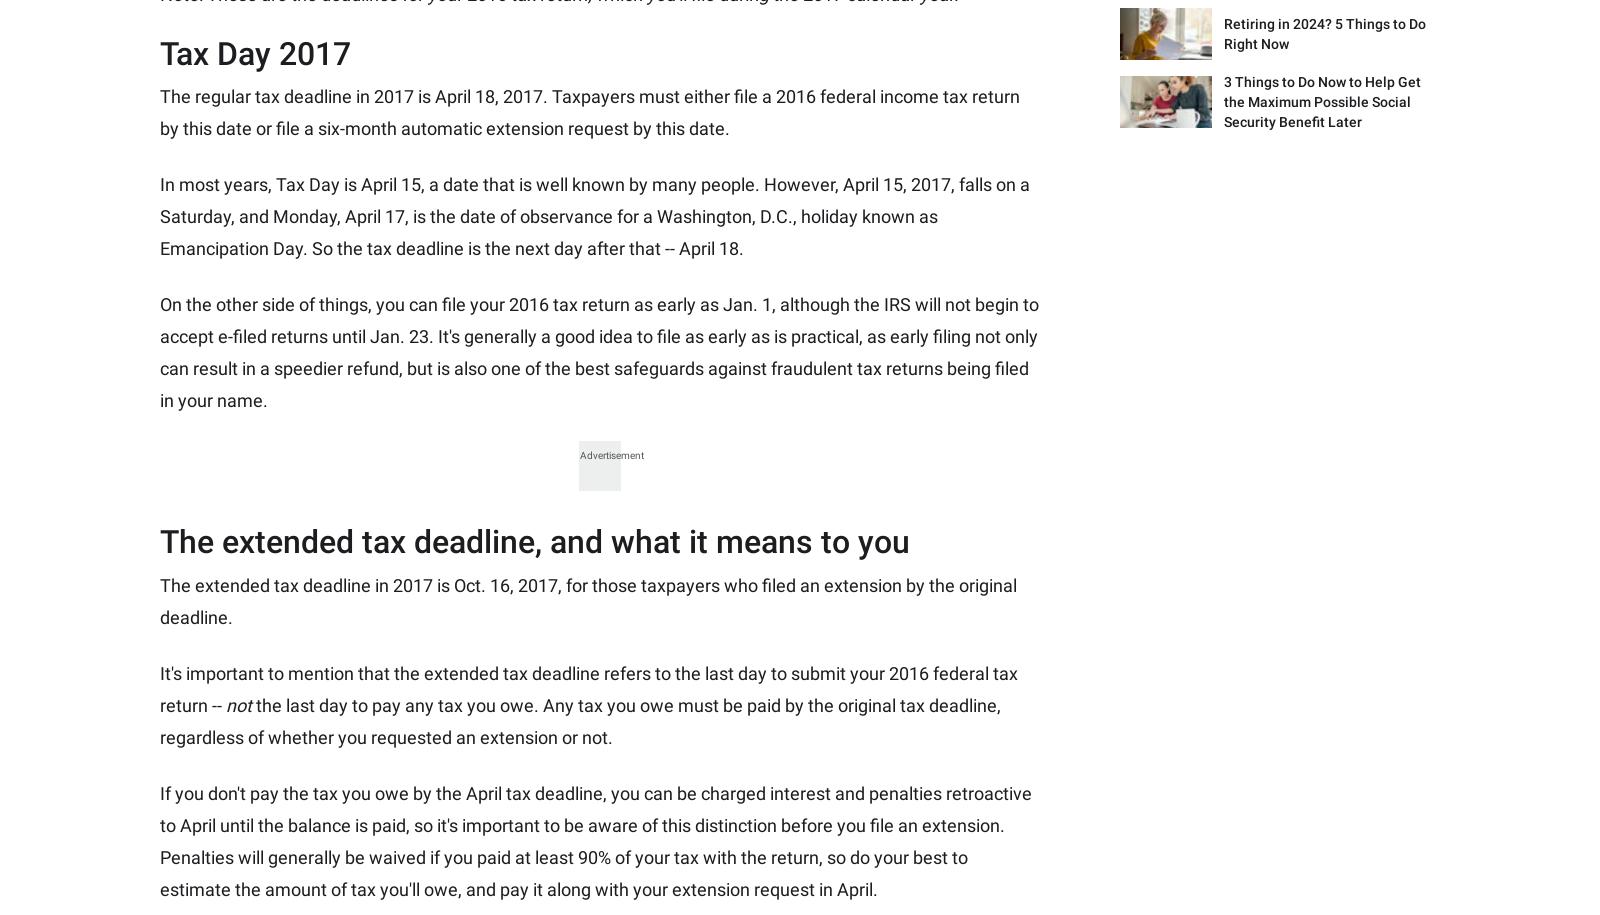 This screenshot has height=915, width=1600. I want to click on 'All Services', so click(734, 371).